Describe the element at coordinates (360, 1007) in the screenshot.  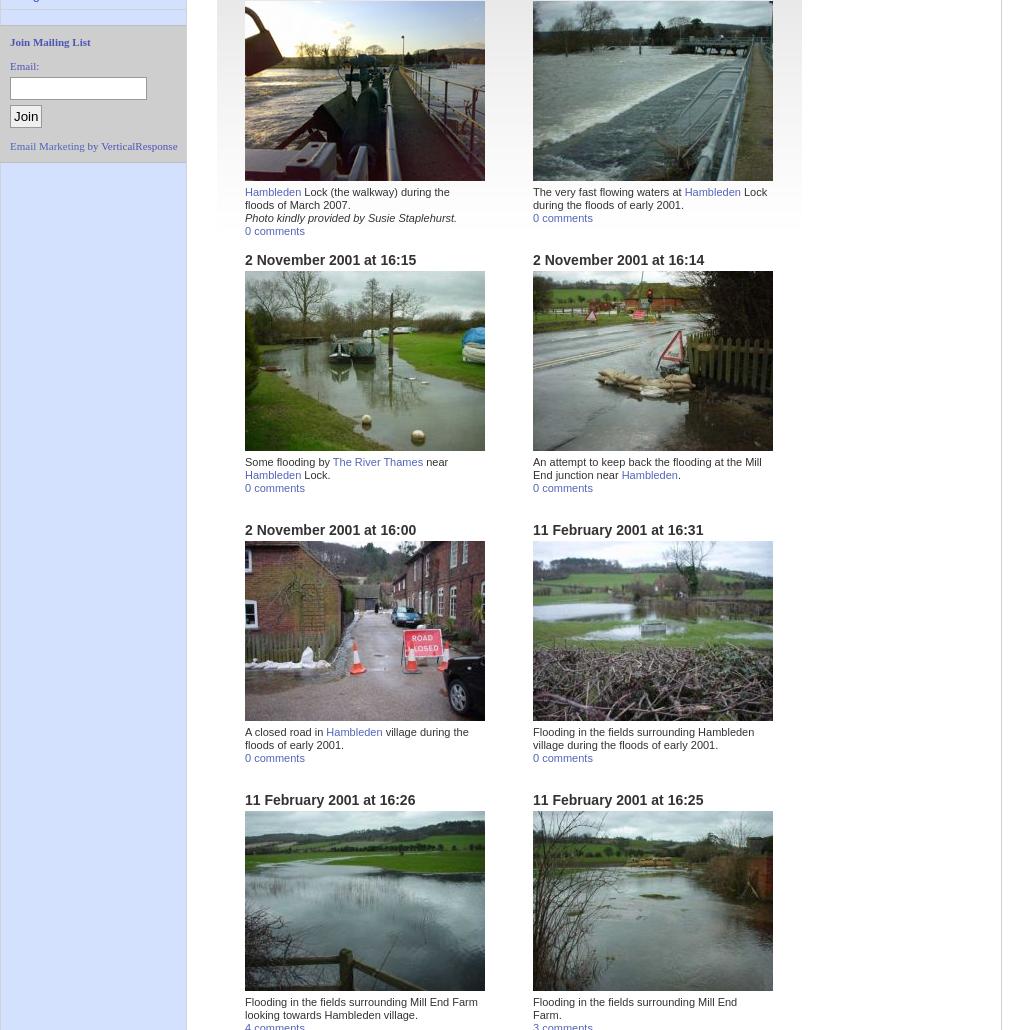
I see `'Flooding in the fields surrounding Mill End Farm looking towards Hambleden village.'` at that location.